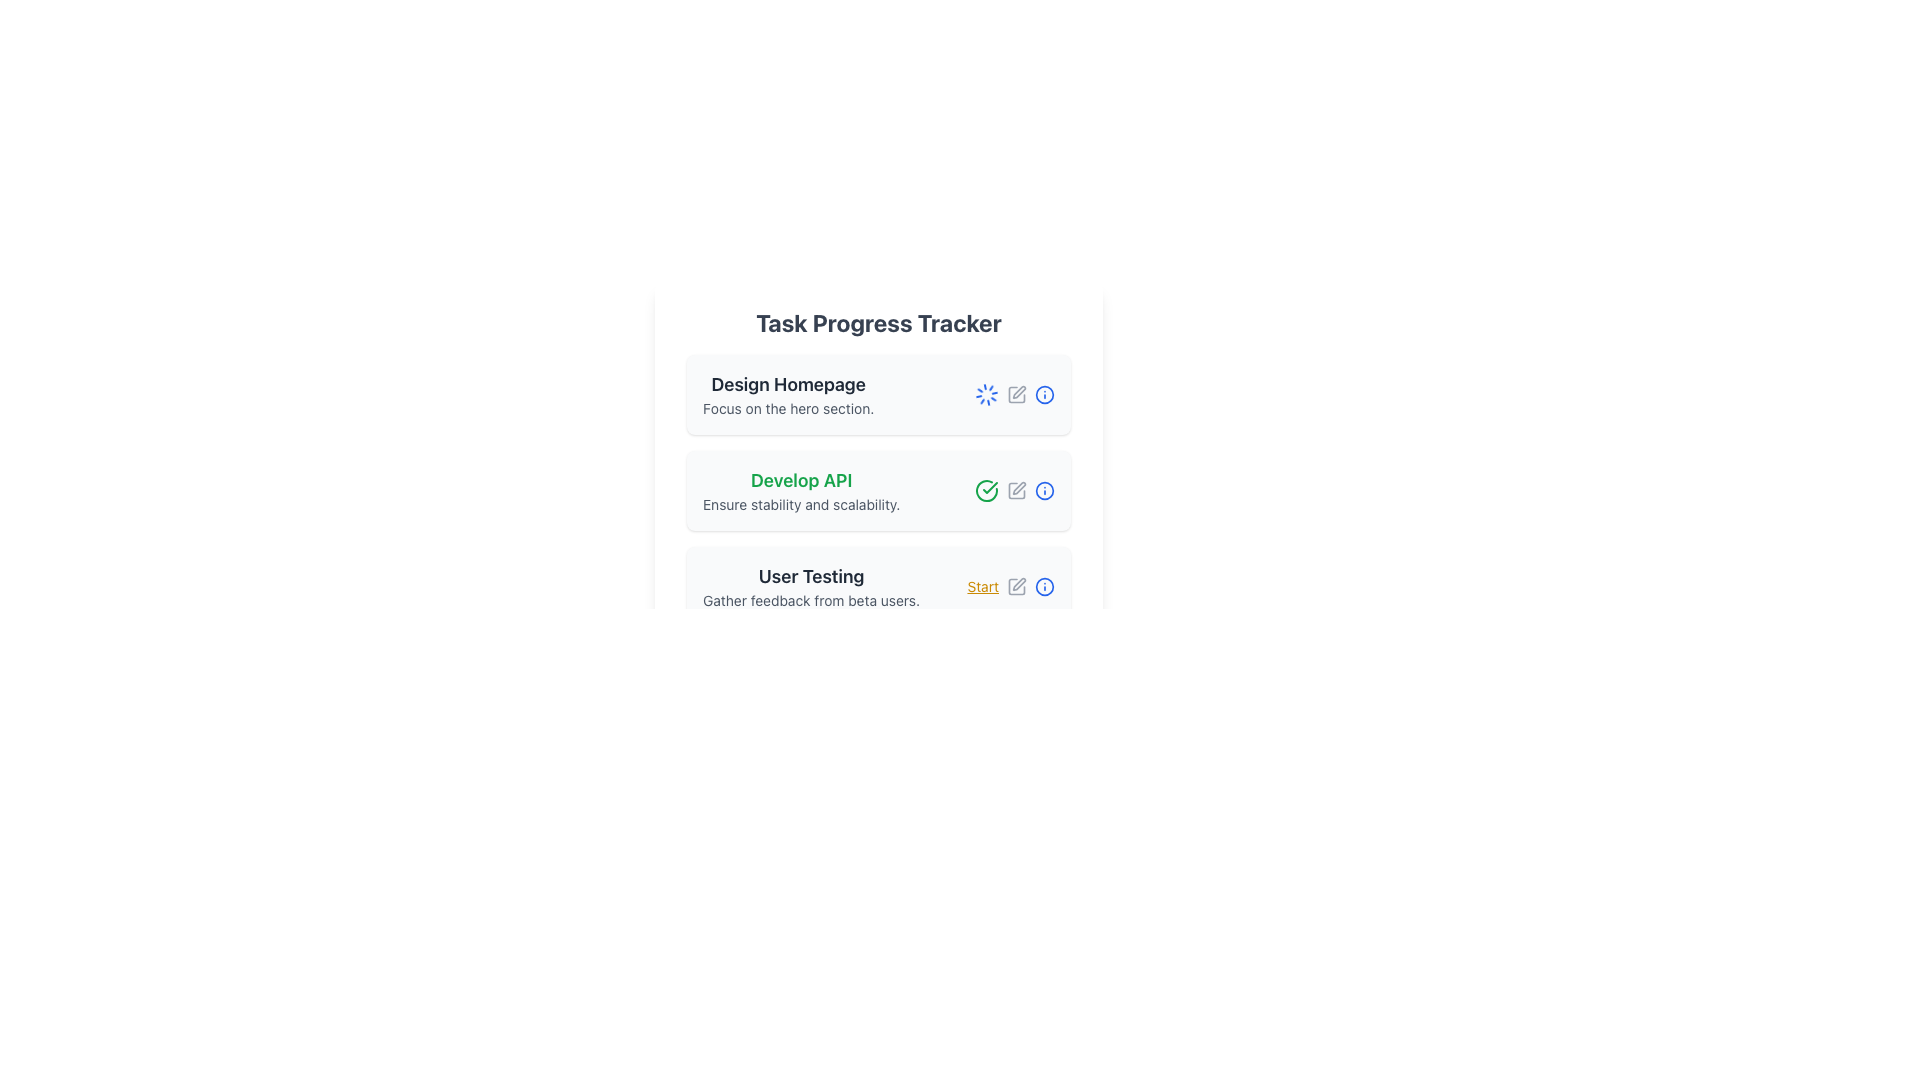 The width and height of the screenshot is (1920, 1080). What do you see at coordinates (1011, 585) in the screenshot?
I see `the interactive hyperlink text located in the bottom-right corner of the 'User Testing' card` at bounding box center [1011, 585].